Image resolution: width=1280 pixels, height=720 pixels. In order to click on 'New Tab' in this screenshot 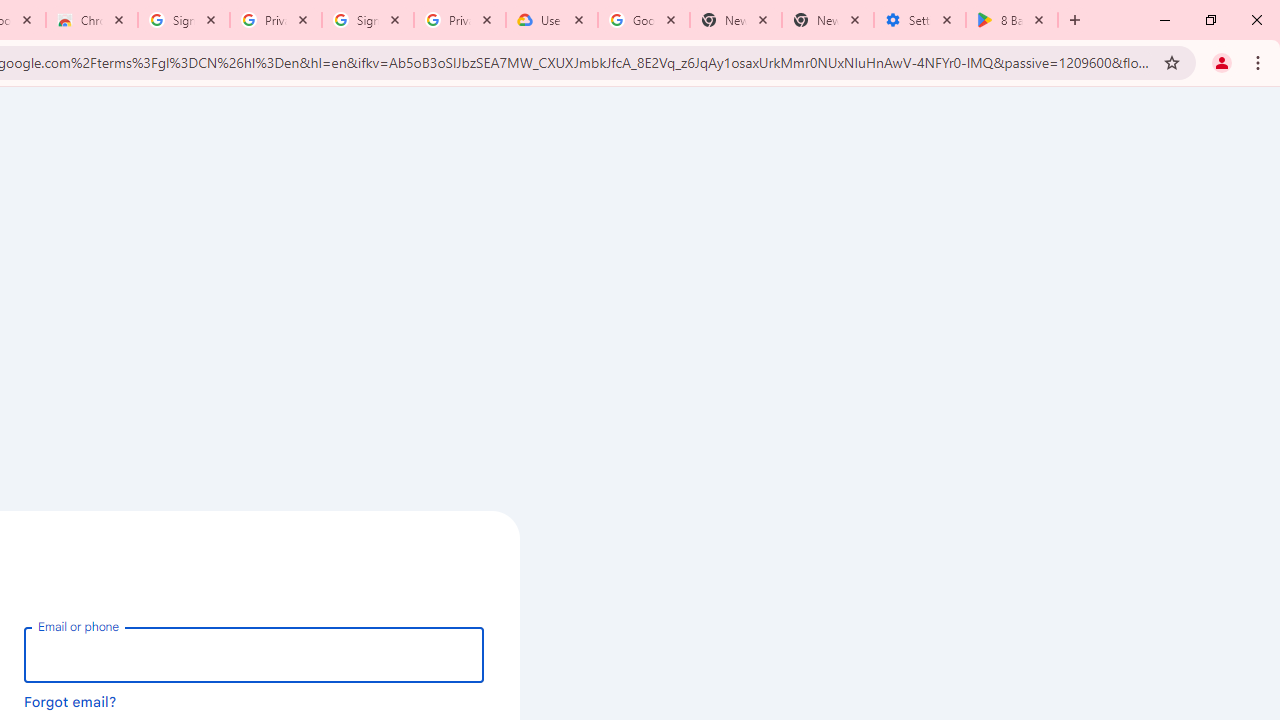, I will do `click(828, 20)`.